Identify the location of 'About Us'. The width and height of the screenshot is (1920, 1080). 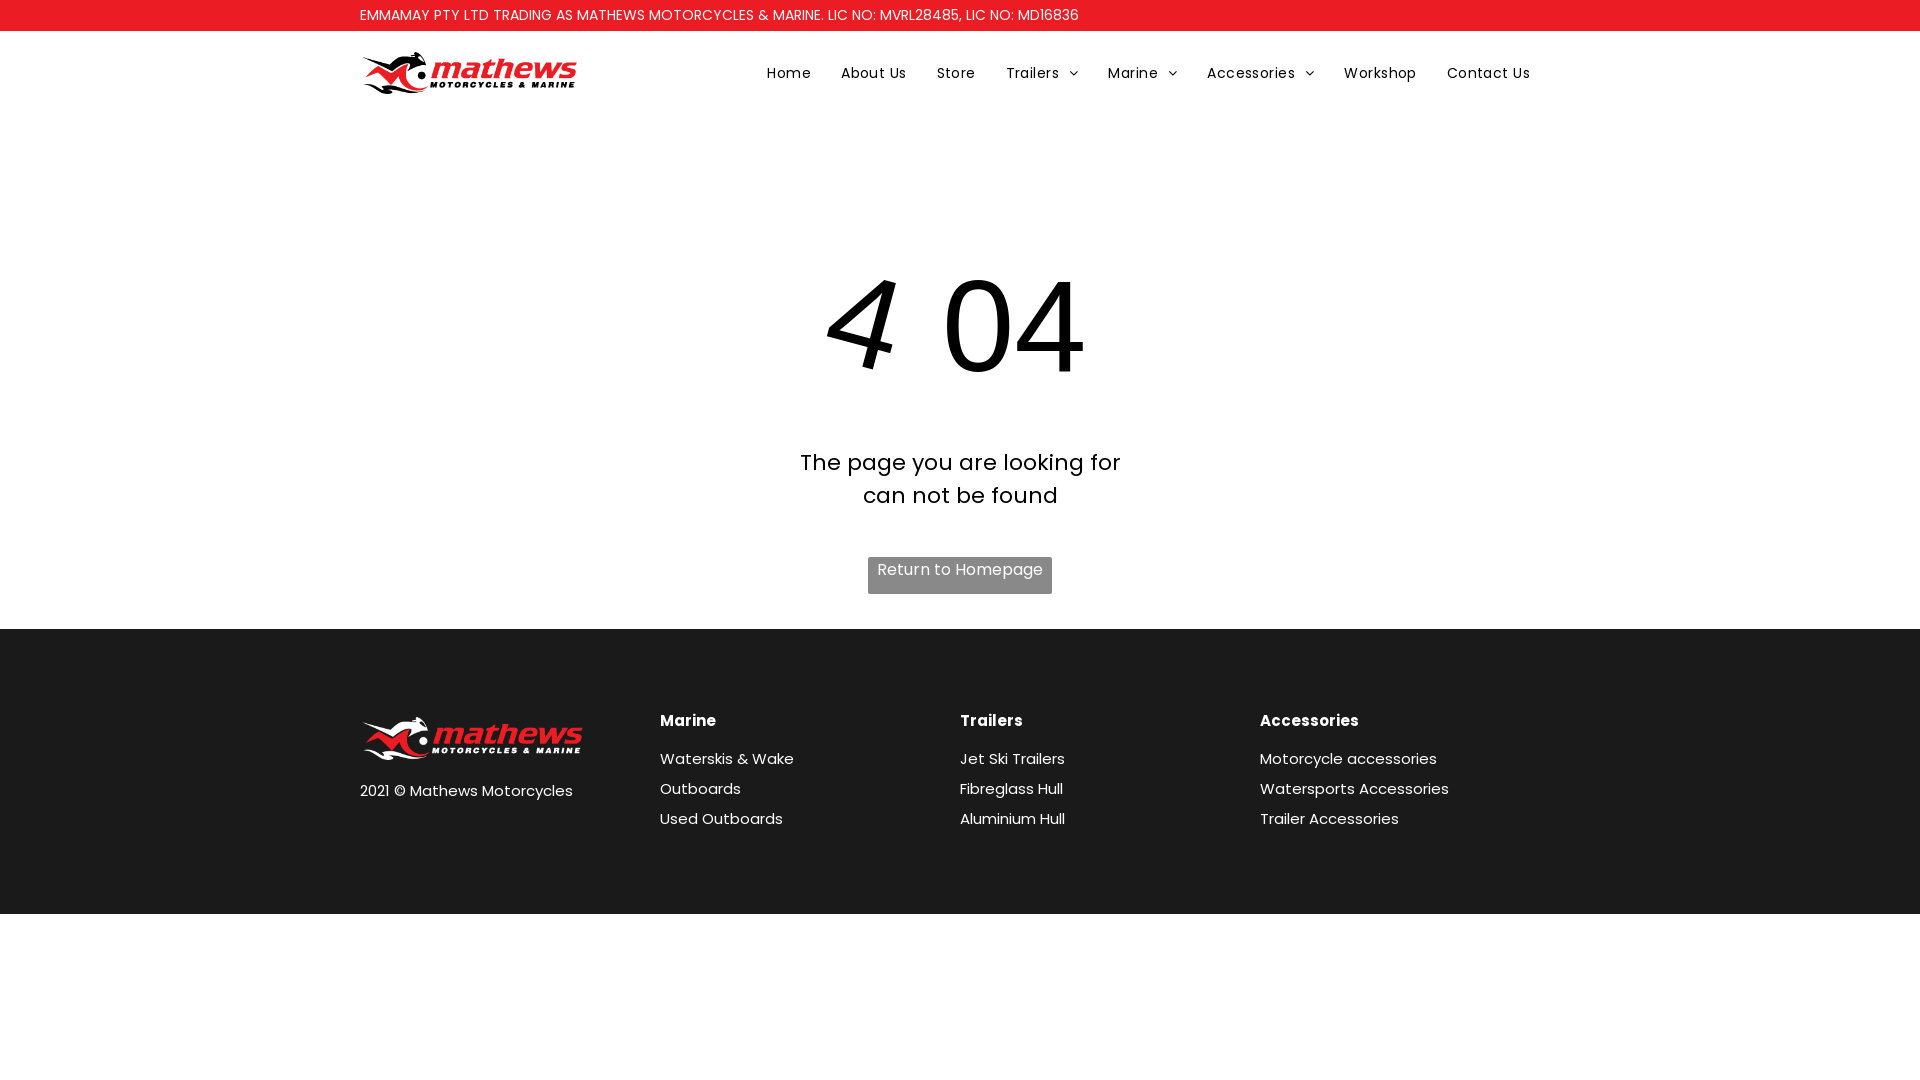
(873, 72).